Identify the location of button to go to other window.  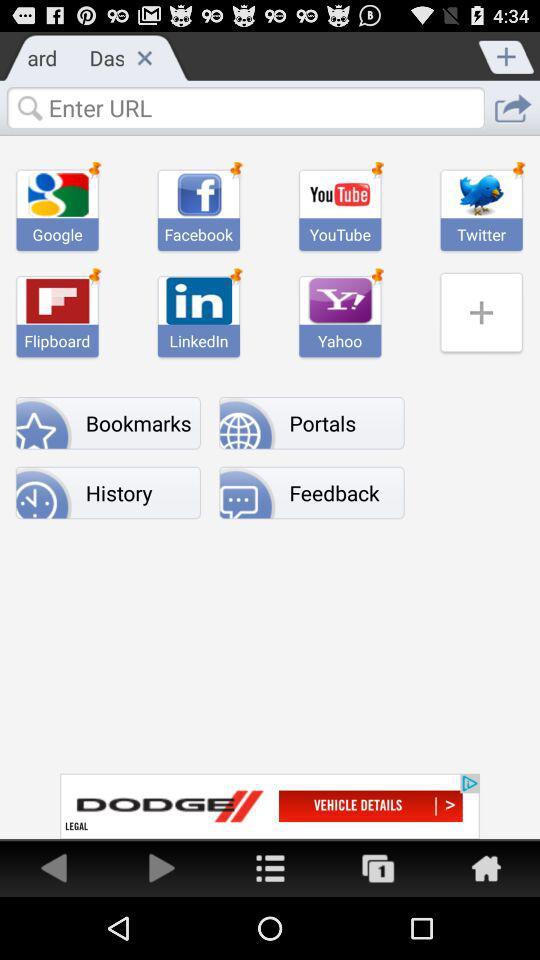
(378, 866).